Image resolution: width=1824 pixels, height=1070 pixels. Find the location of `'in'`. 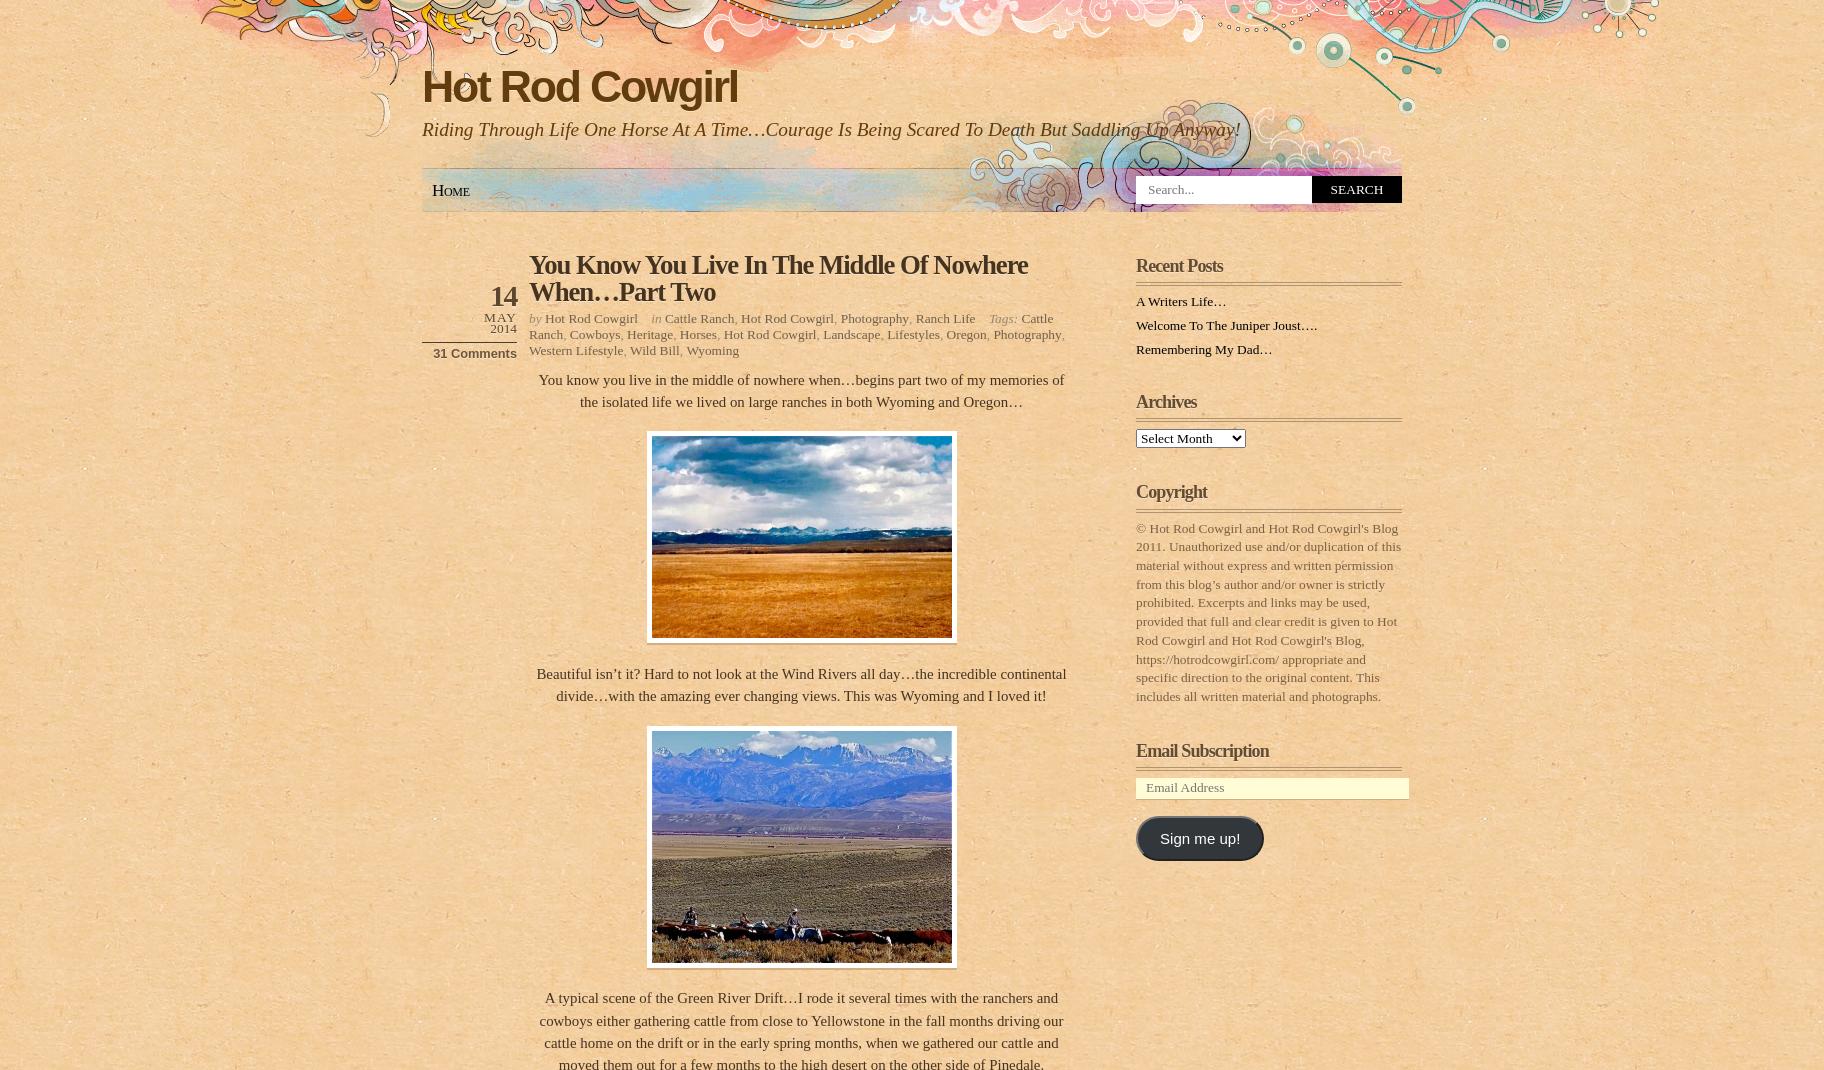

'in' is located at coordinates (649, 317).